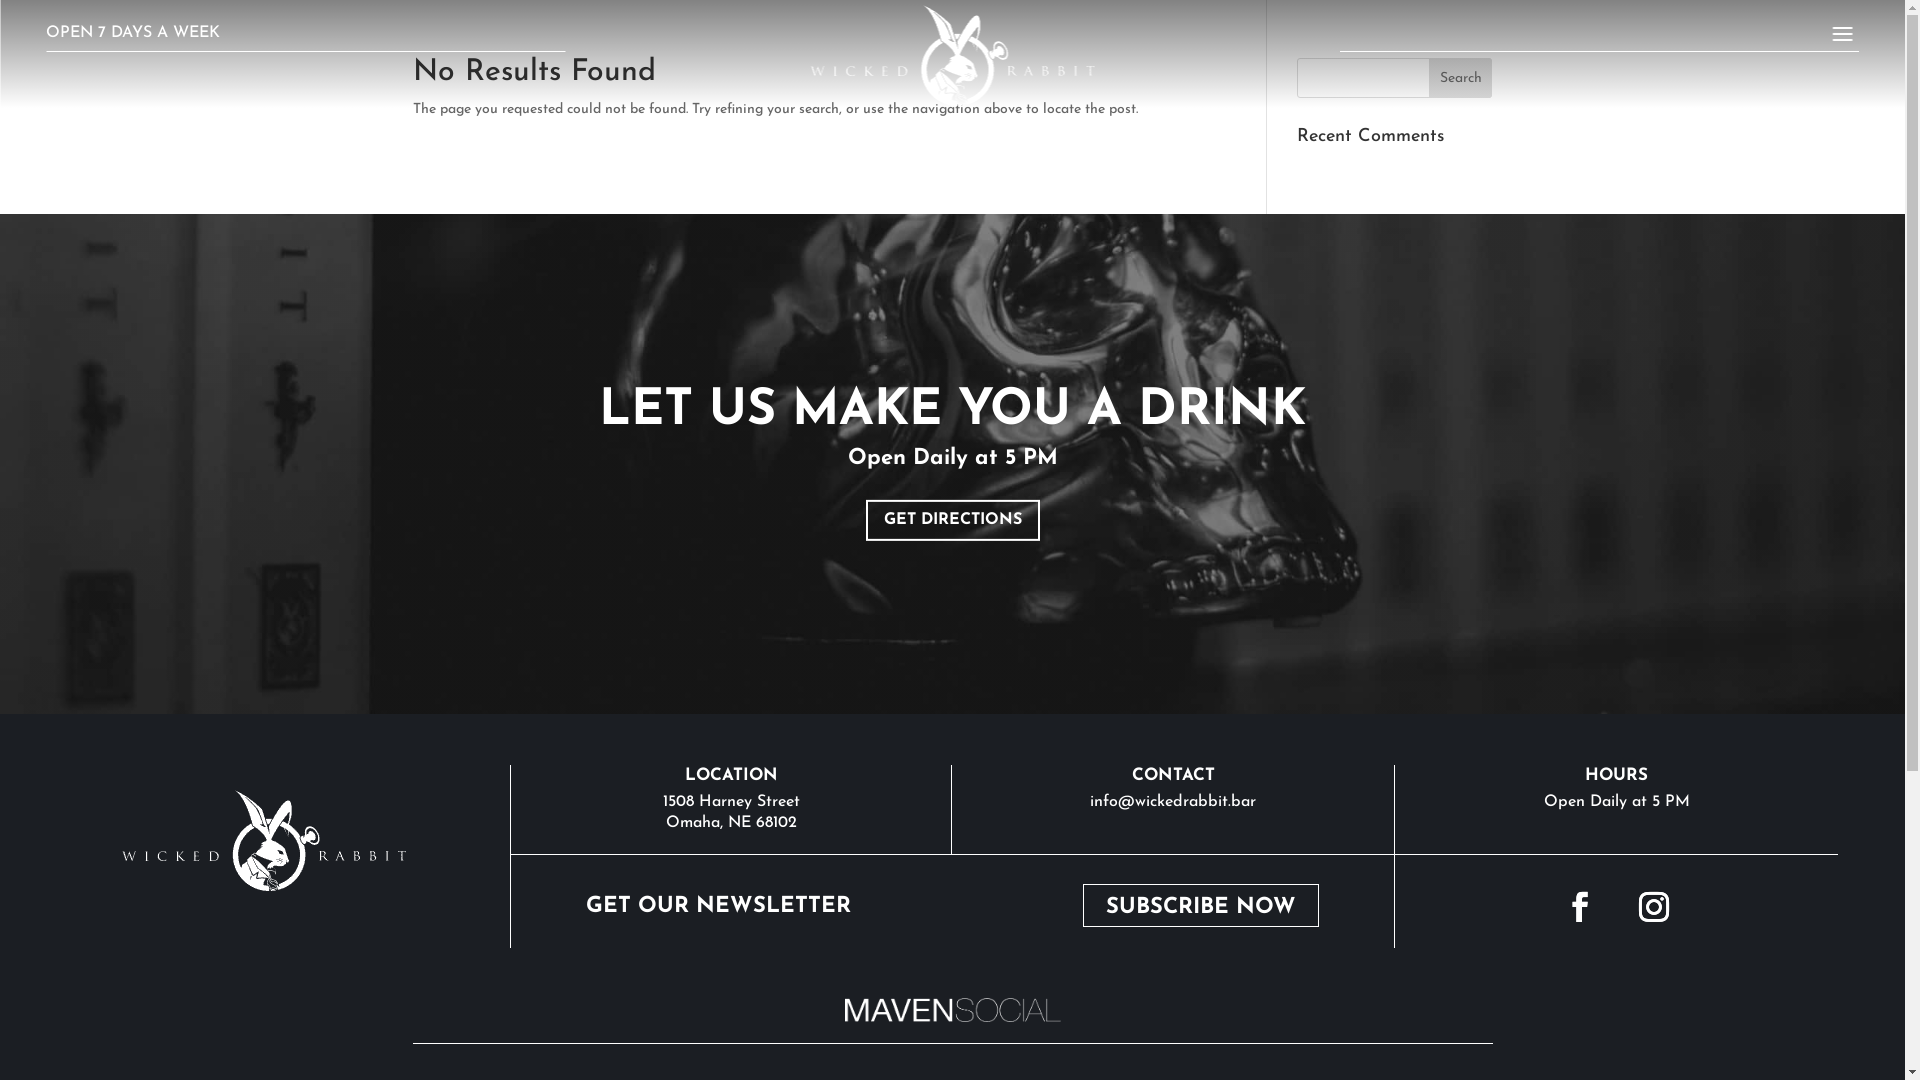 This screenshot has height=1080, width=1920. What do you see at coordinates (263, 840) in the screenshot?
I see `'wickedrabbit_logo_white_rezised'` at bounding box center [263, 840].